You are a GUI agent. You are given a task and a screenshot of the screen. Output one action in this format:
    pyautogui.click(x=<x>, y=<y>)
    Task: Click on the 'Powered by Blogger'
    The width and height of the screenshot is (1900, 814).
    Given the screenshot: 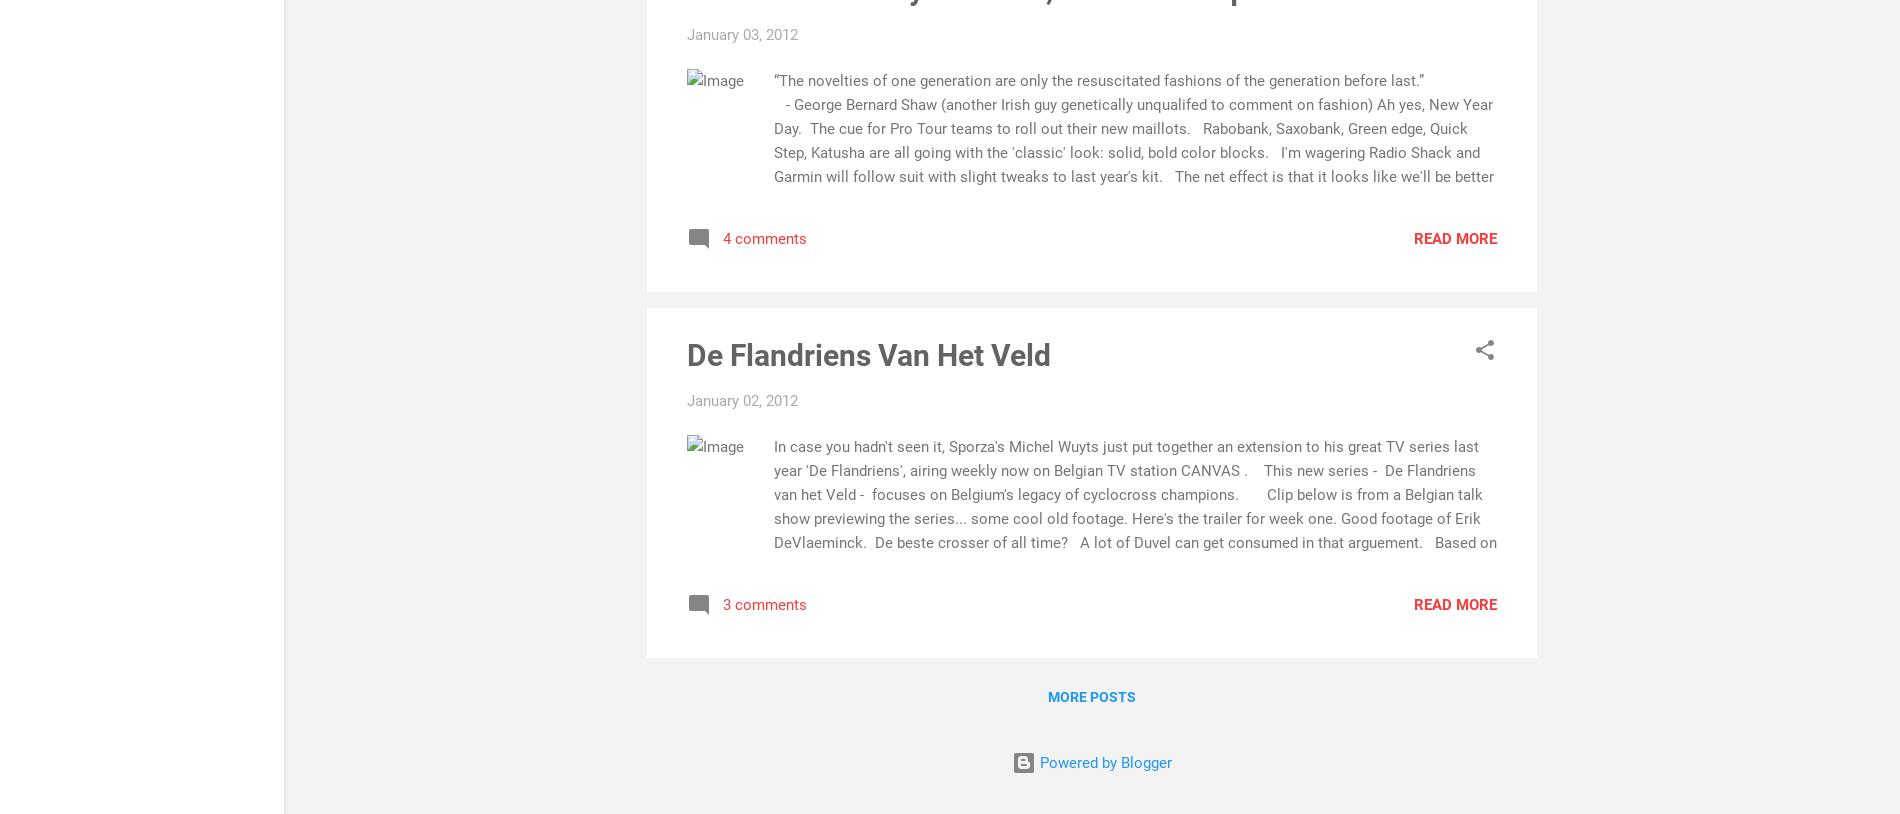 What is the action you would take?
    pyautogui.click(x=1104, y=762)
    